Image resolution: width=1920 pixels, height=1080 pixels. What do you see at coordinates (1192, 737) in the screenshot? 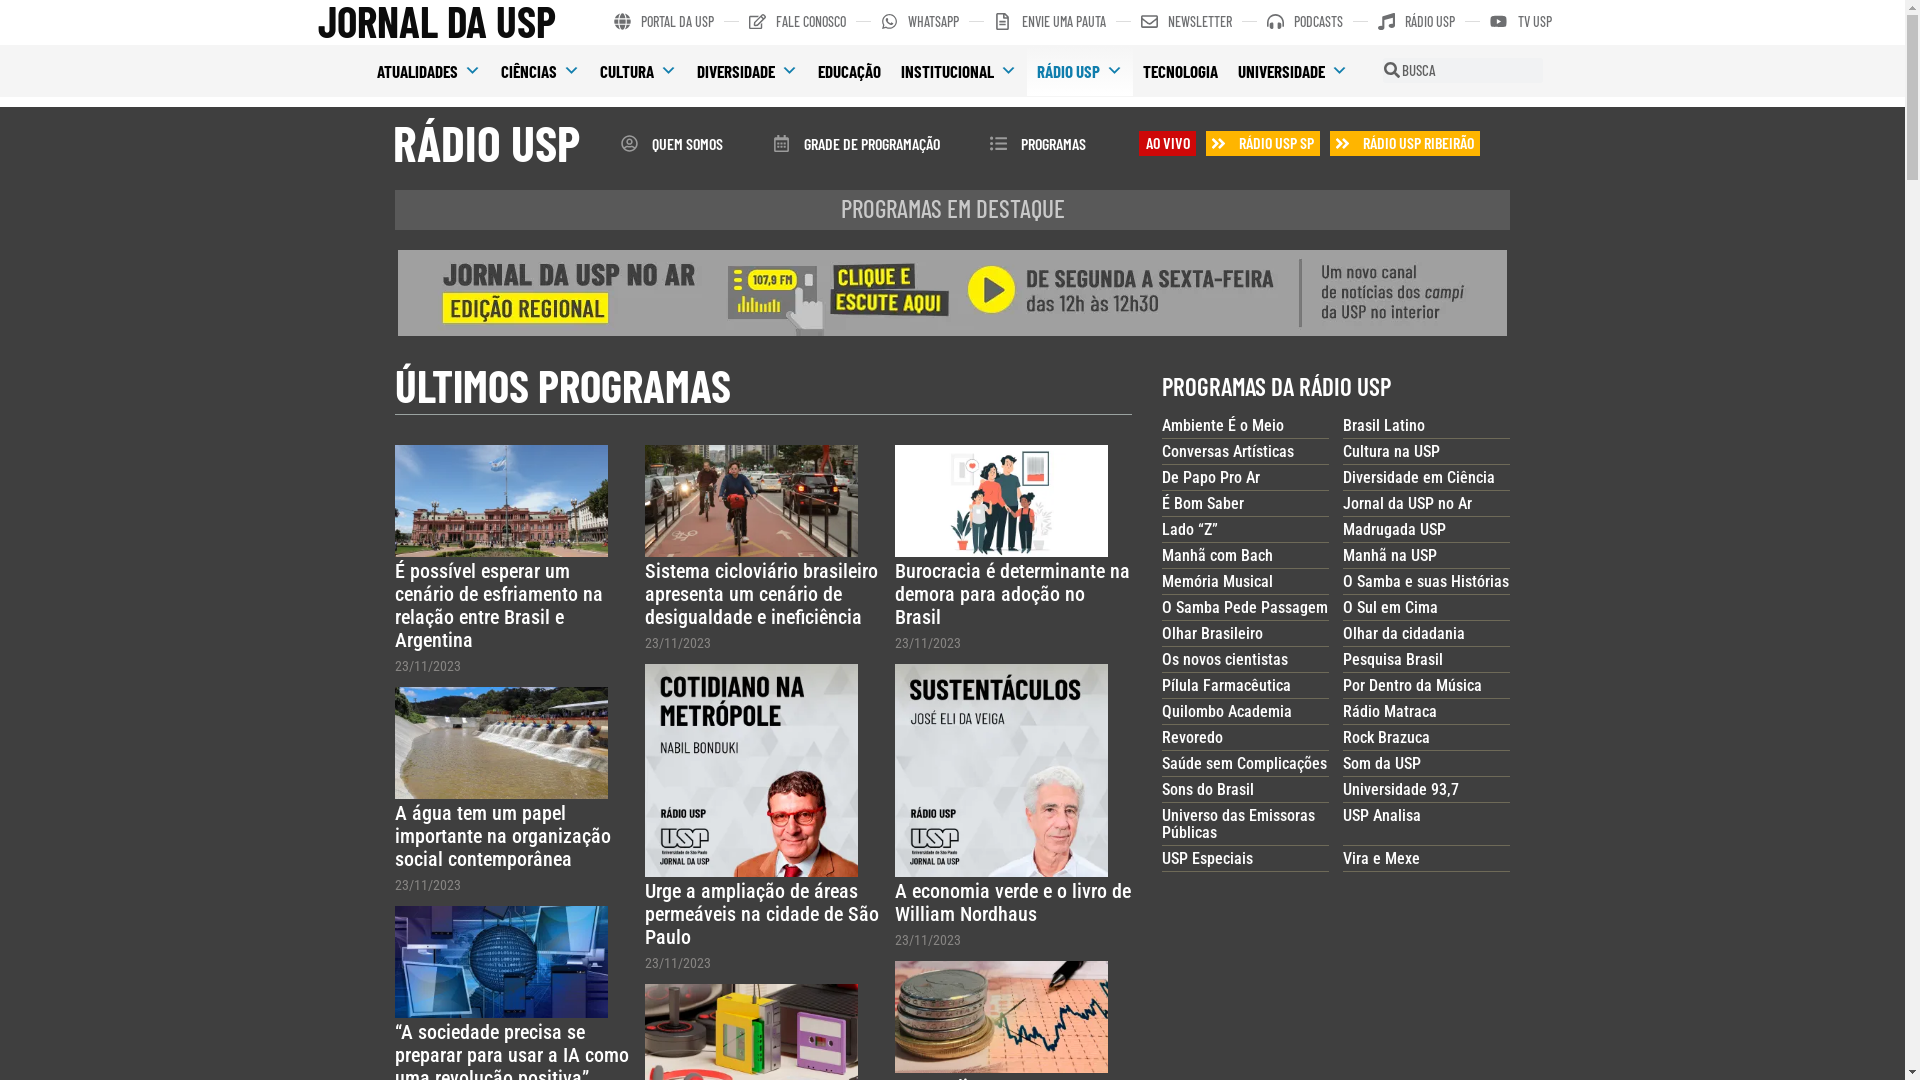
I see `'Revoredo'` at bounding box center [1192, 737].